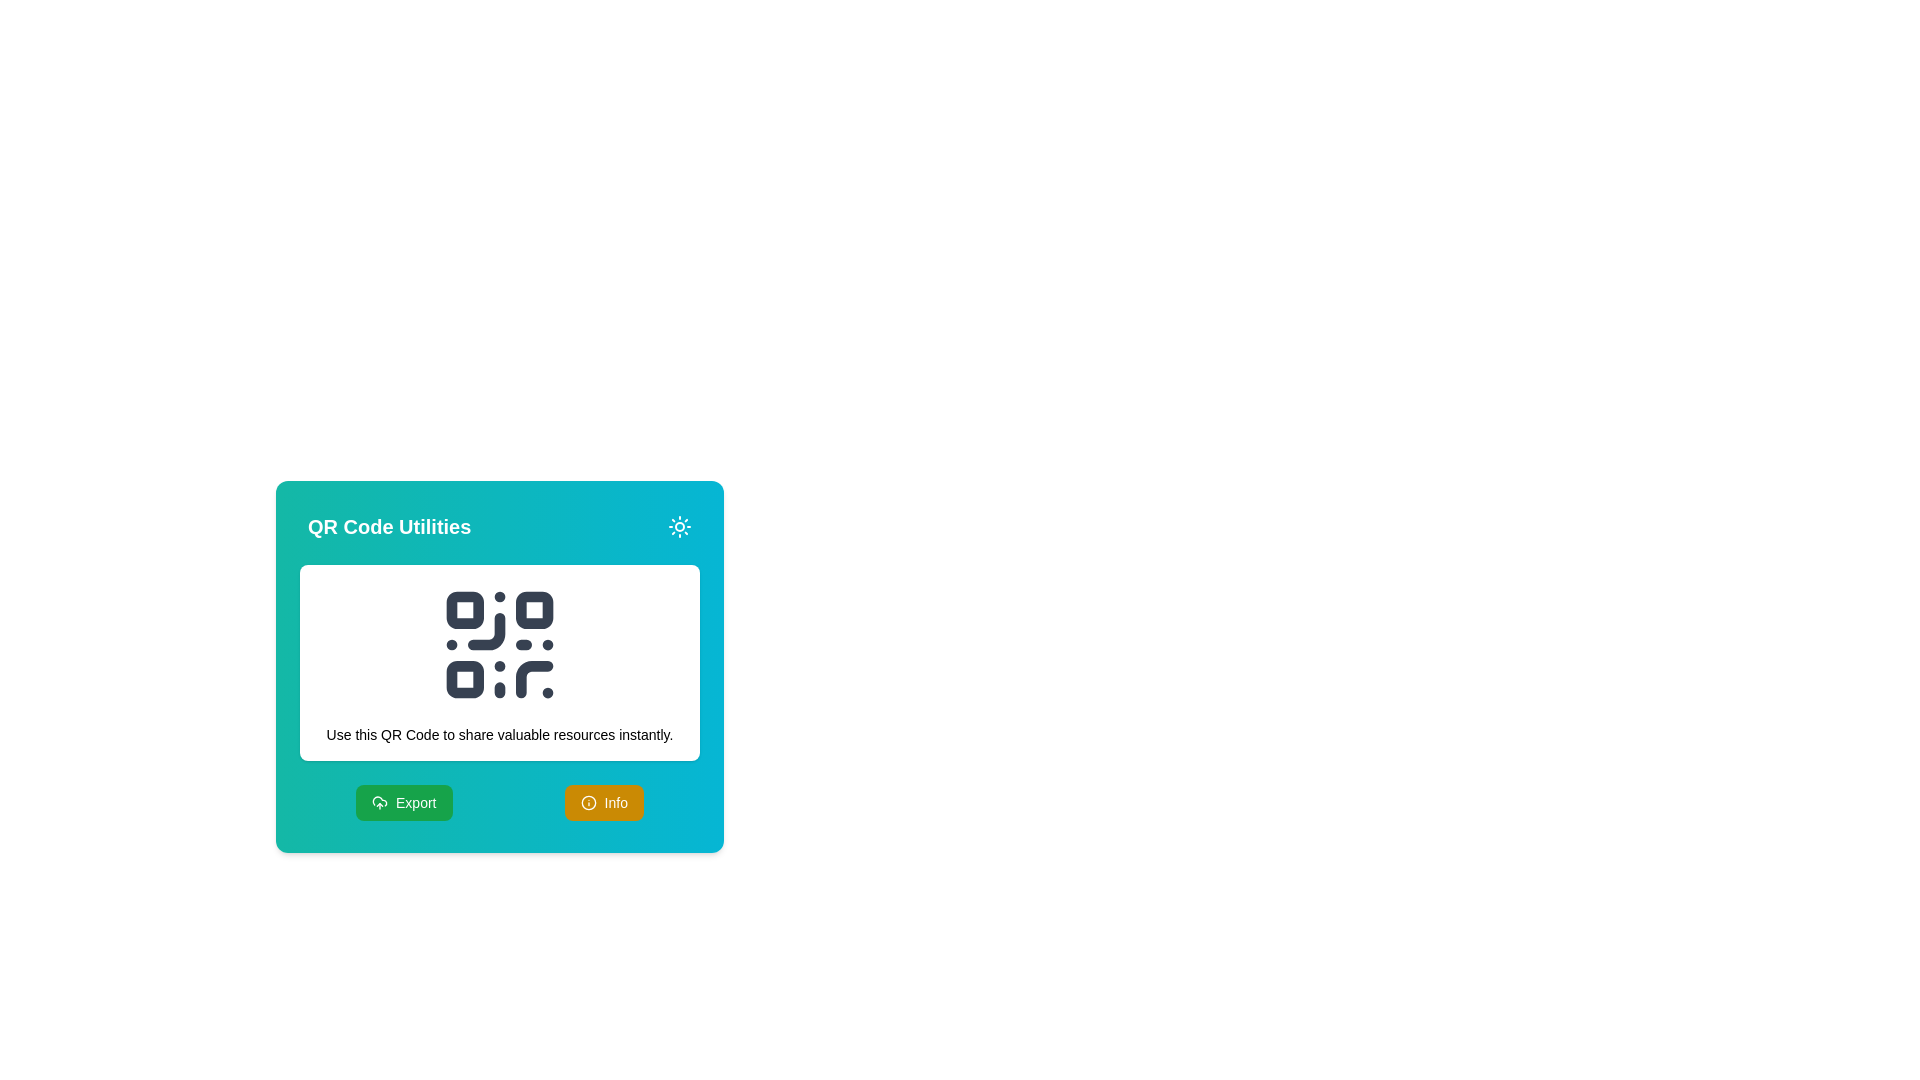 The image size is (1920, 1080). I want to click on the dark rectangular block with rounded corners that is the third small block in the QR code-like symbol, located towards the bottom left of the QR code grid, so click(464, 678).